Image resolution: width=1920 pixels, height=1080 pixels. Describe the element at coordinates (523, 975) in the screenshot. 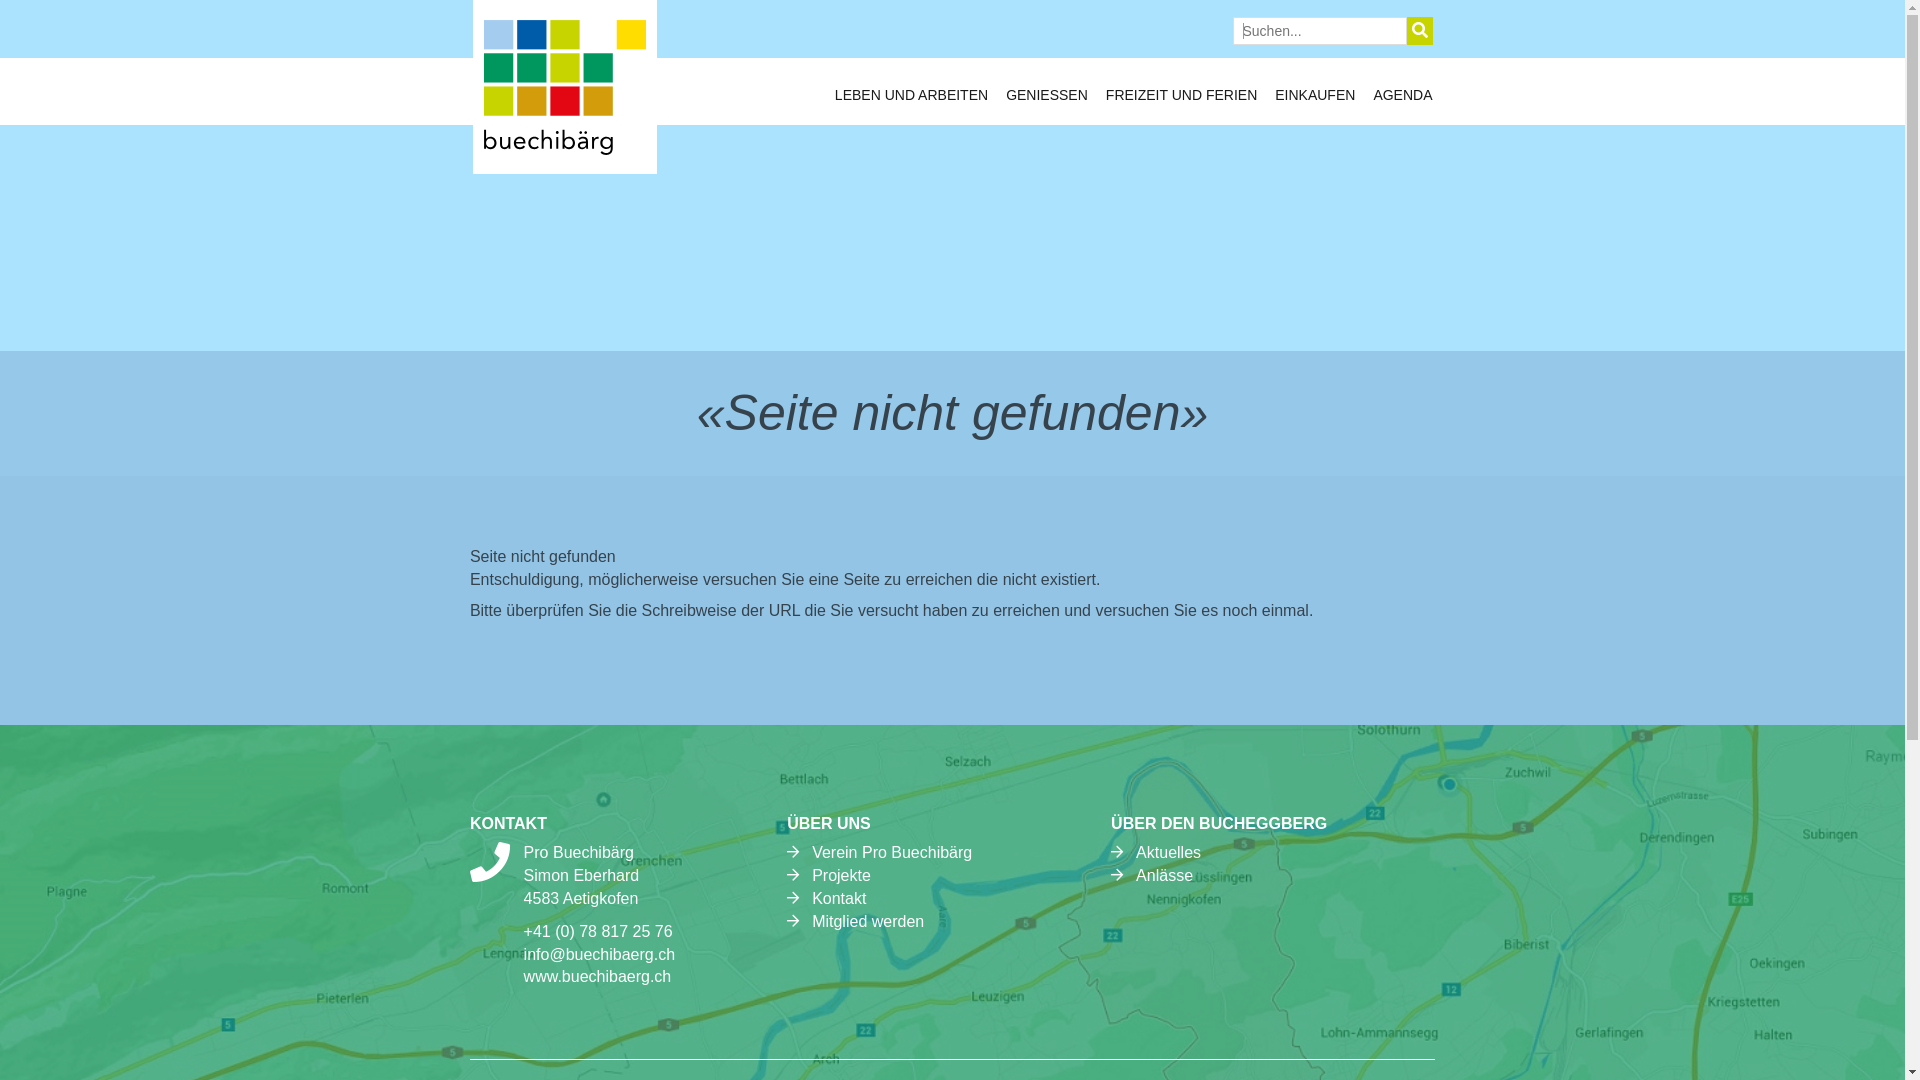

I see `'www.buechibaerg.ch'` at that location.